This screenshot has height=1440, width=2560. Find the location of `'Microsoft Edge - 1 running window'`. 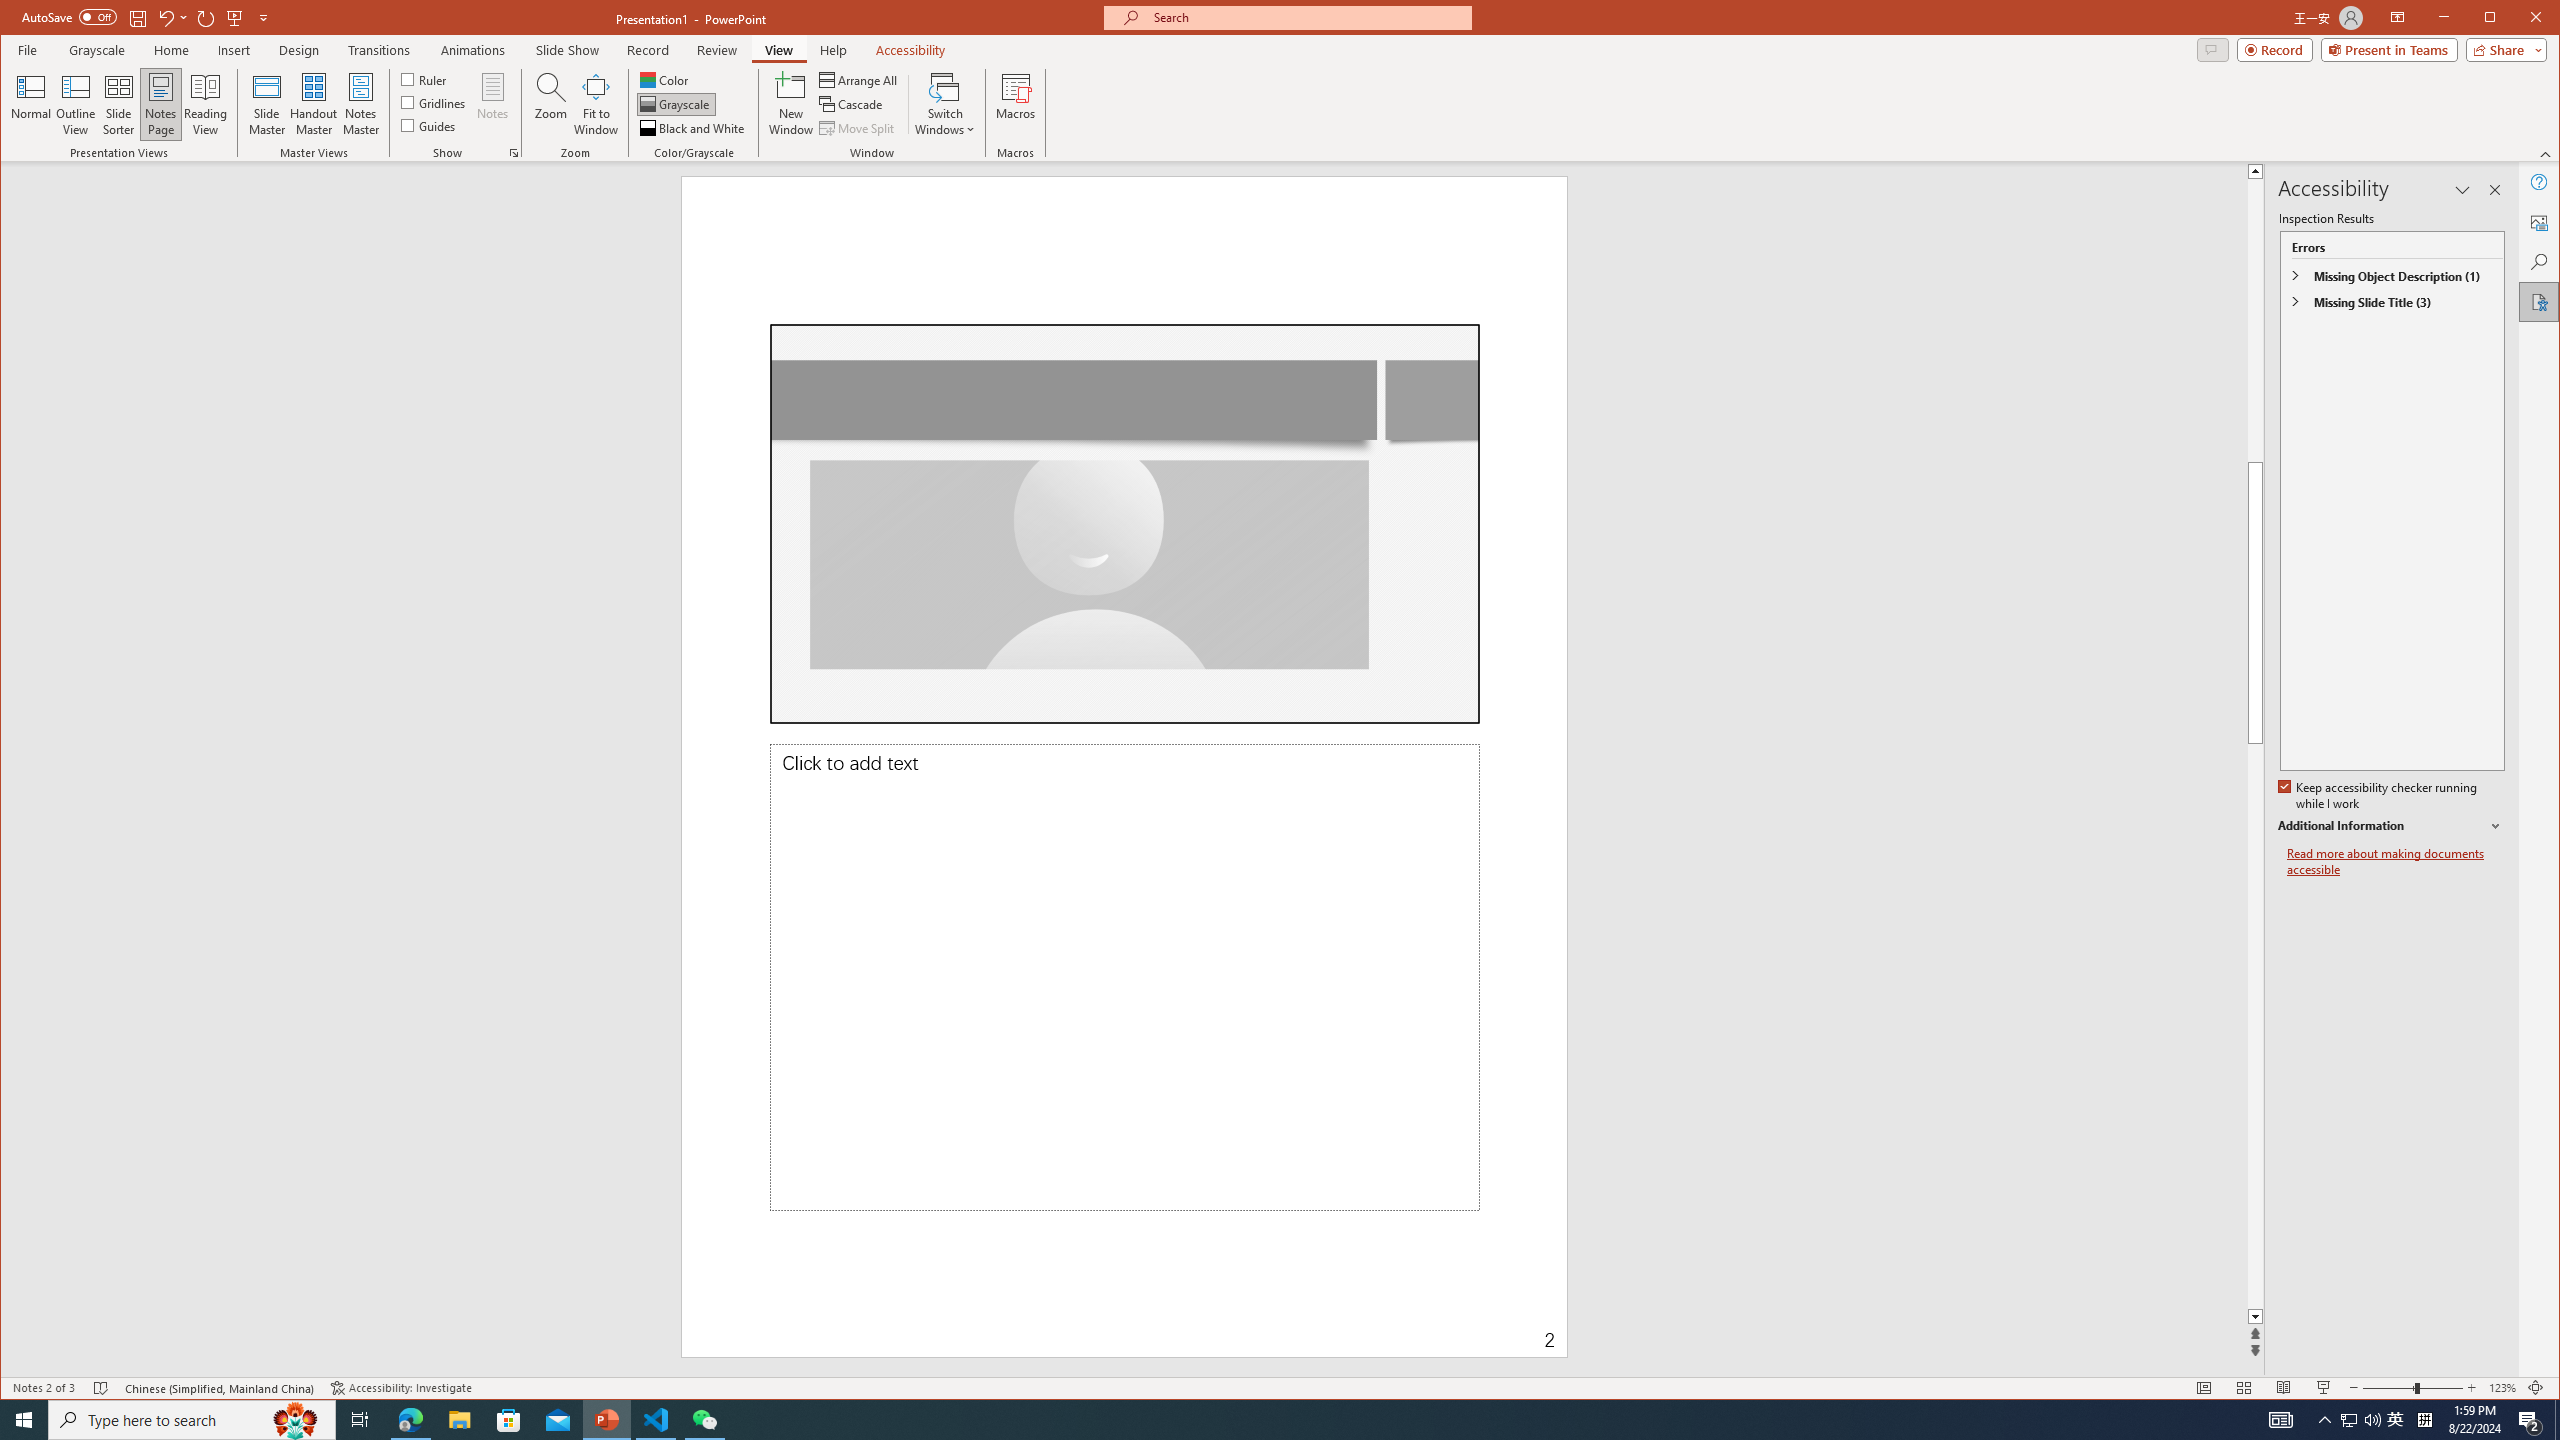

'Microsoft Edge - 1 running window' is located at coordinates (409, 1418).